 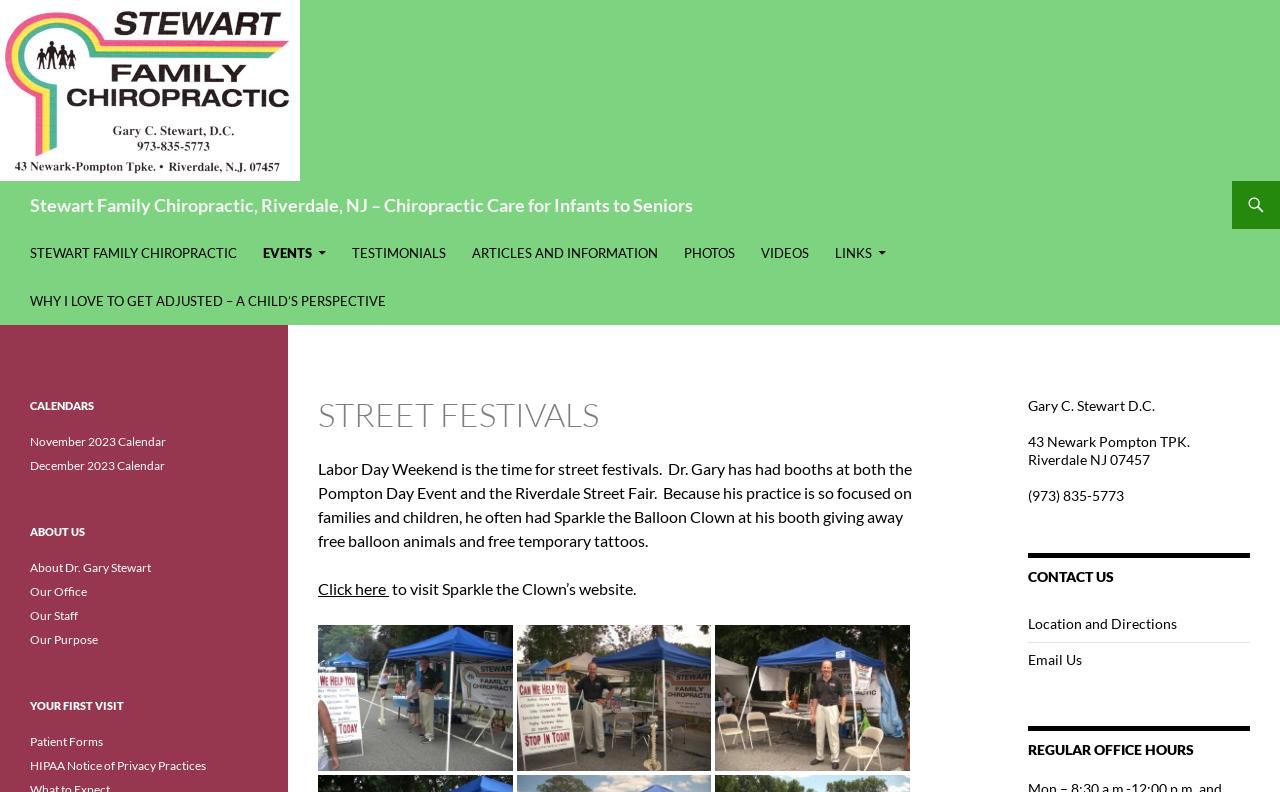 What do you see at coordinates (58, 591) in the screenshot?
I see `'Our Office'` at bounding box center [58, 591].